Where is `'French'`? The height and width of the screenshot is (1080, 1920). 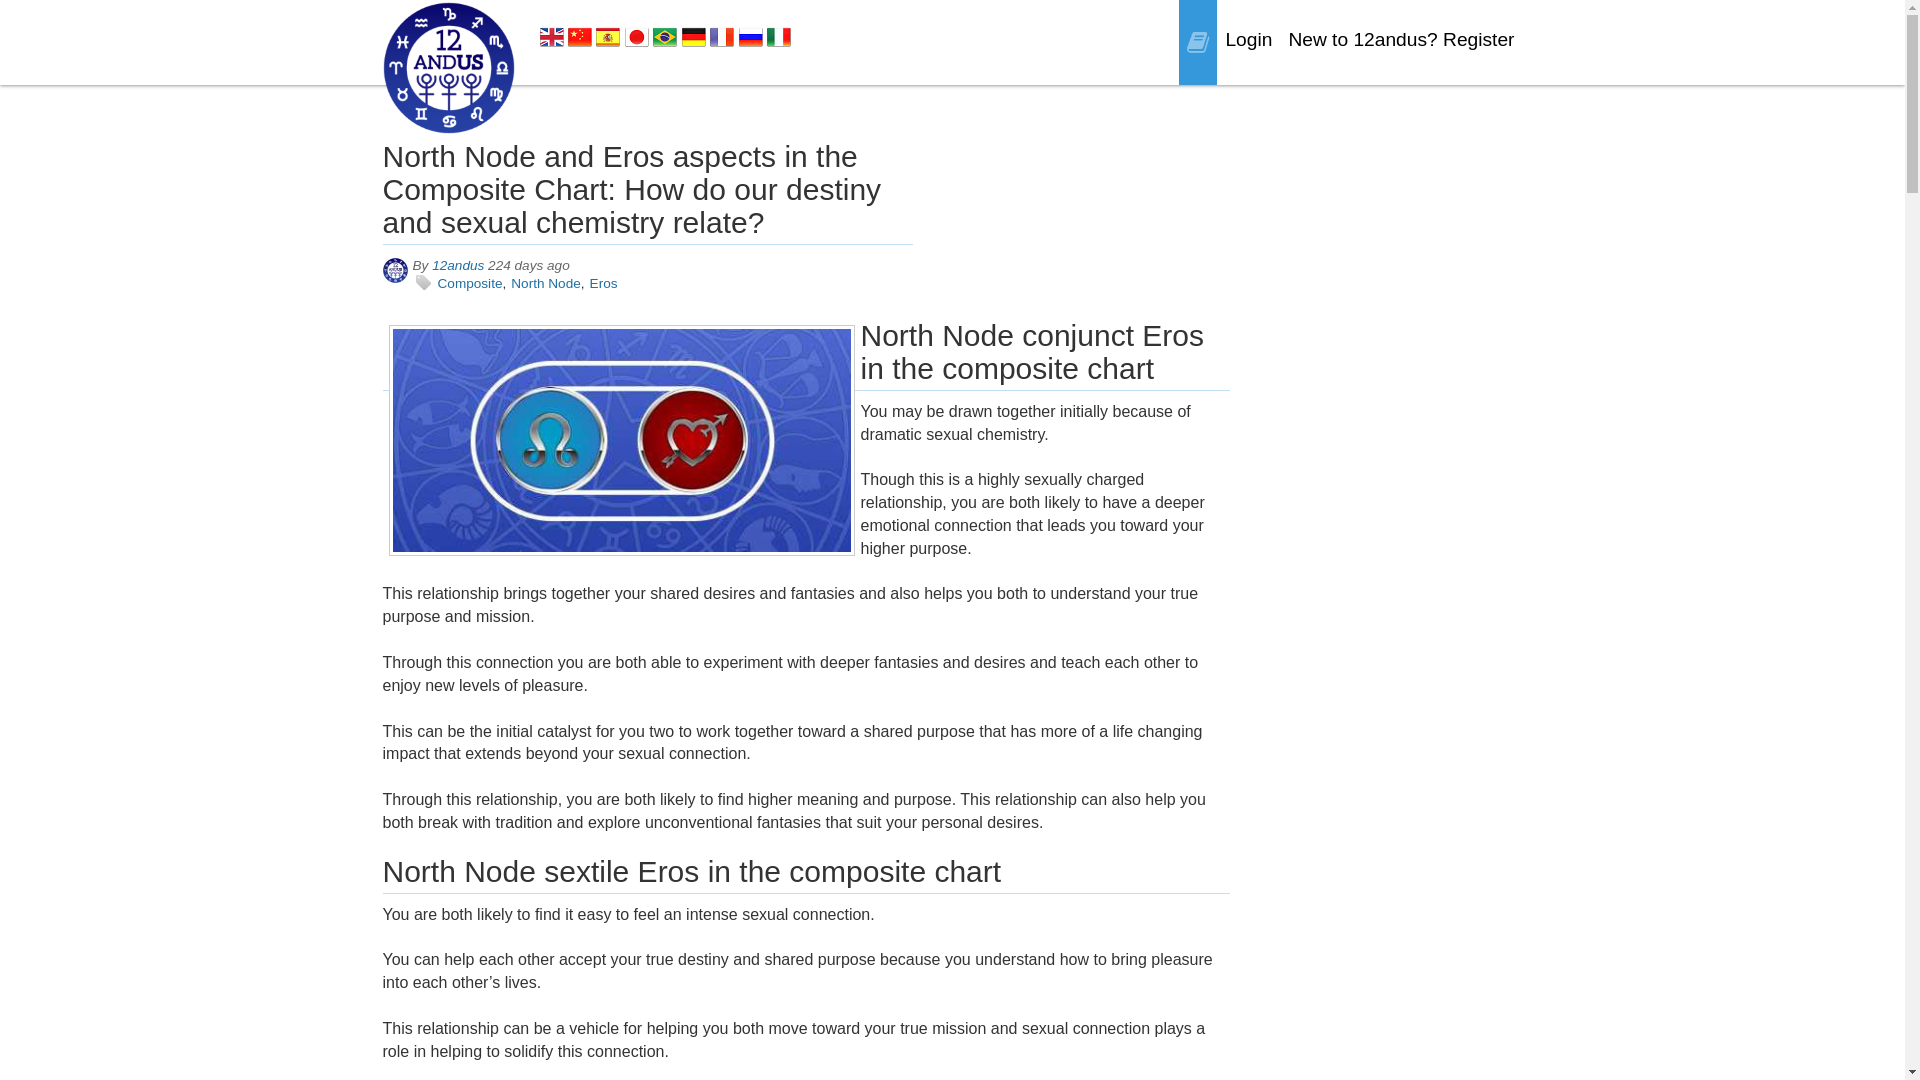
'French' is located at coordinates (720, 35).